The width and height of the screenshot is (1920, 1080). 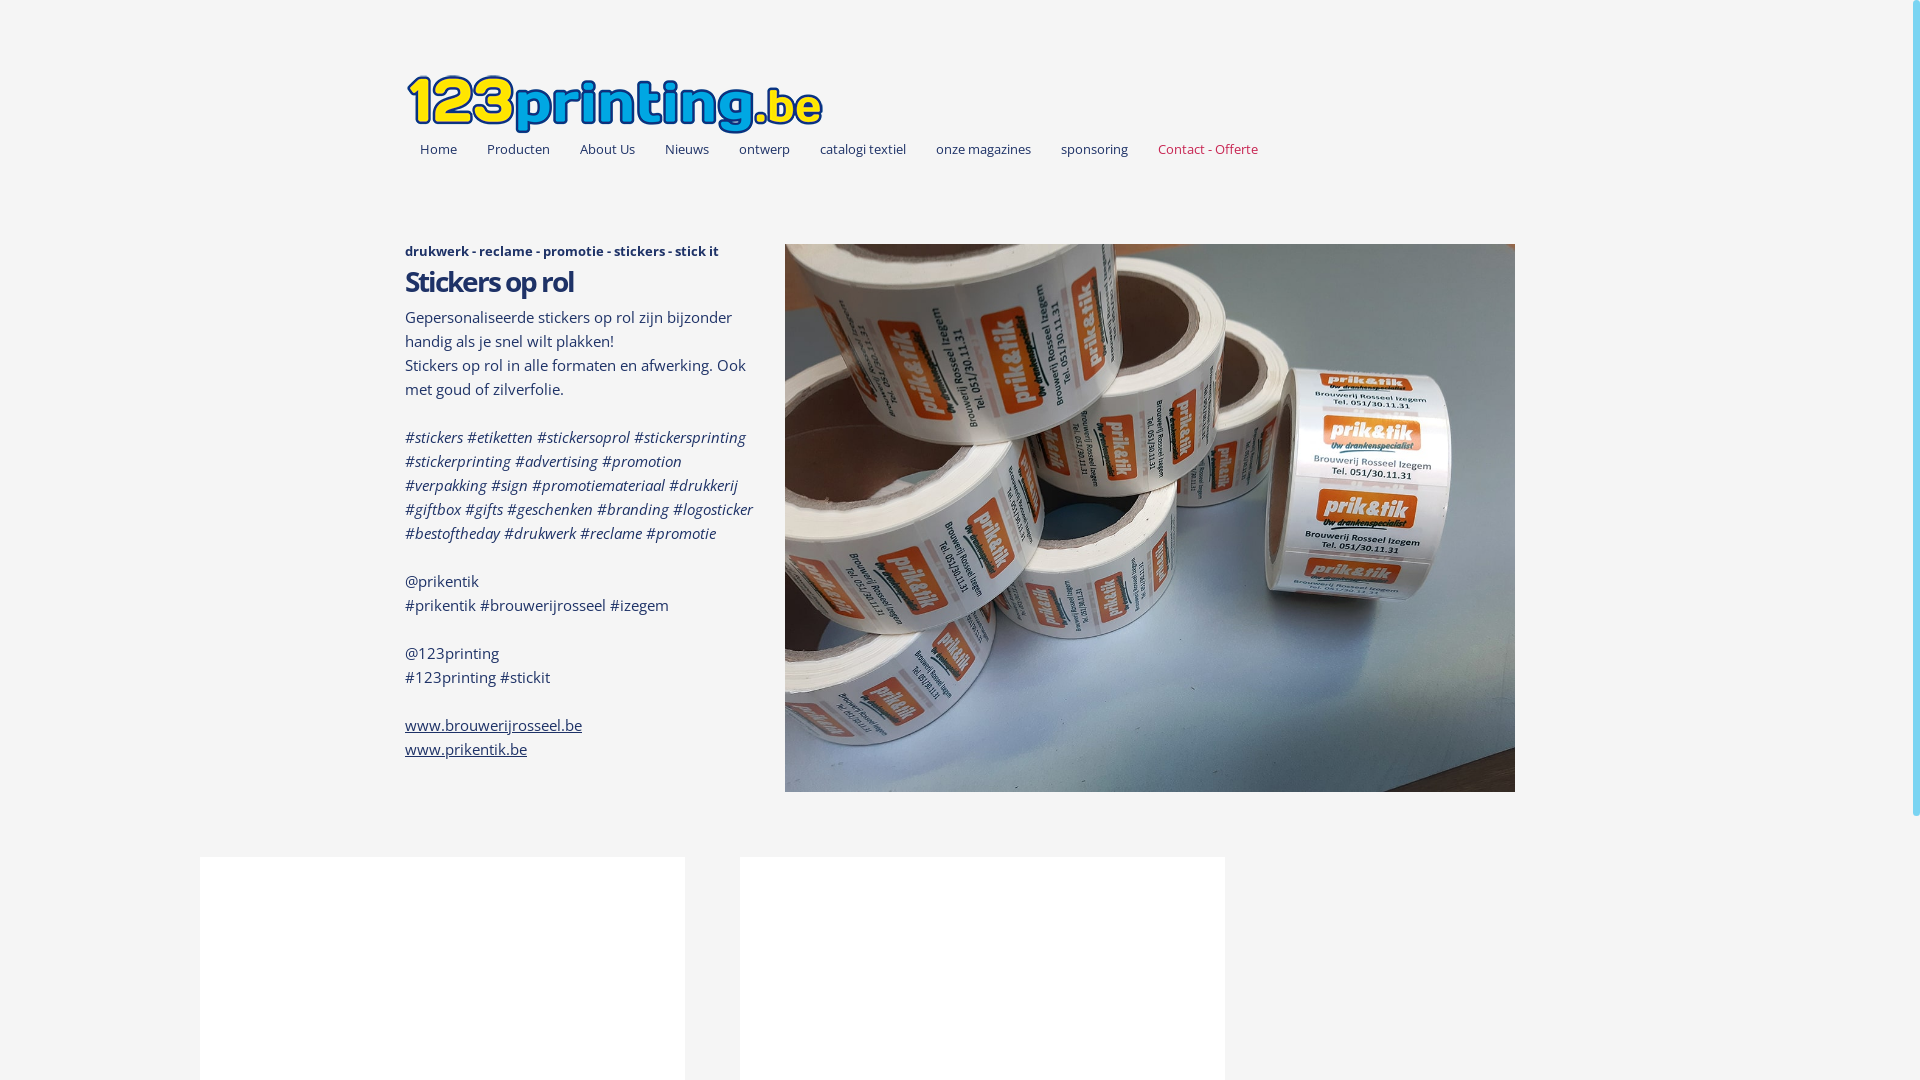 I want to click on 'catalogi textiel', so click(x=863, y=149).